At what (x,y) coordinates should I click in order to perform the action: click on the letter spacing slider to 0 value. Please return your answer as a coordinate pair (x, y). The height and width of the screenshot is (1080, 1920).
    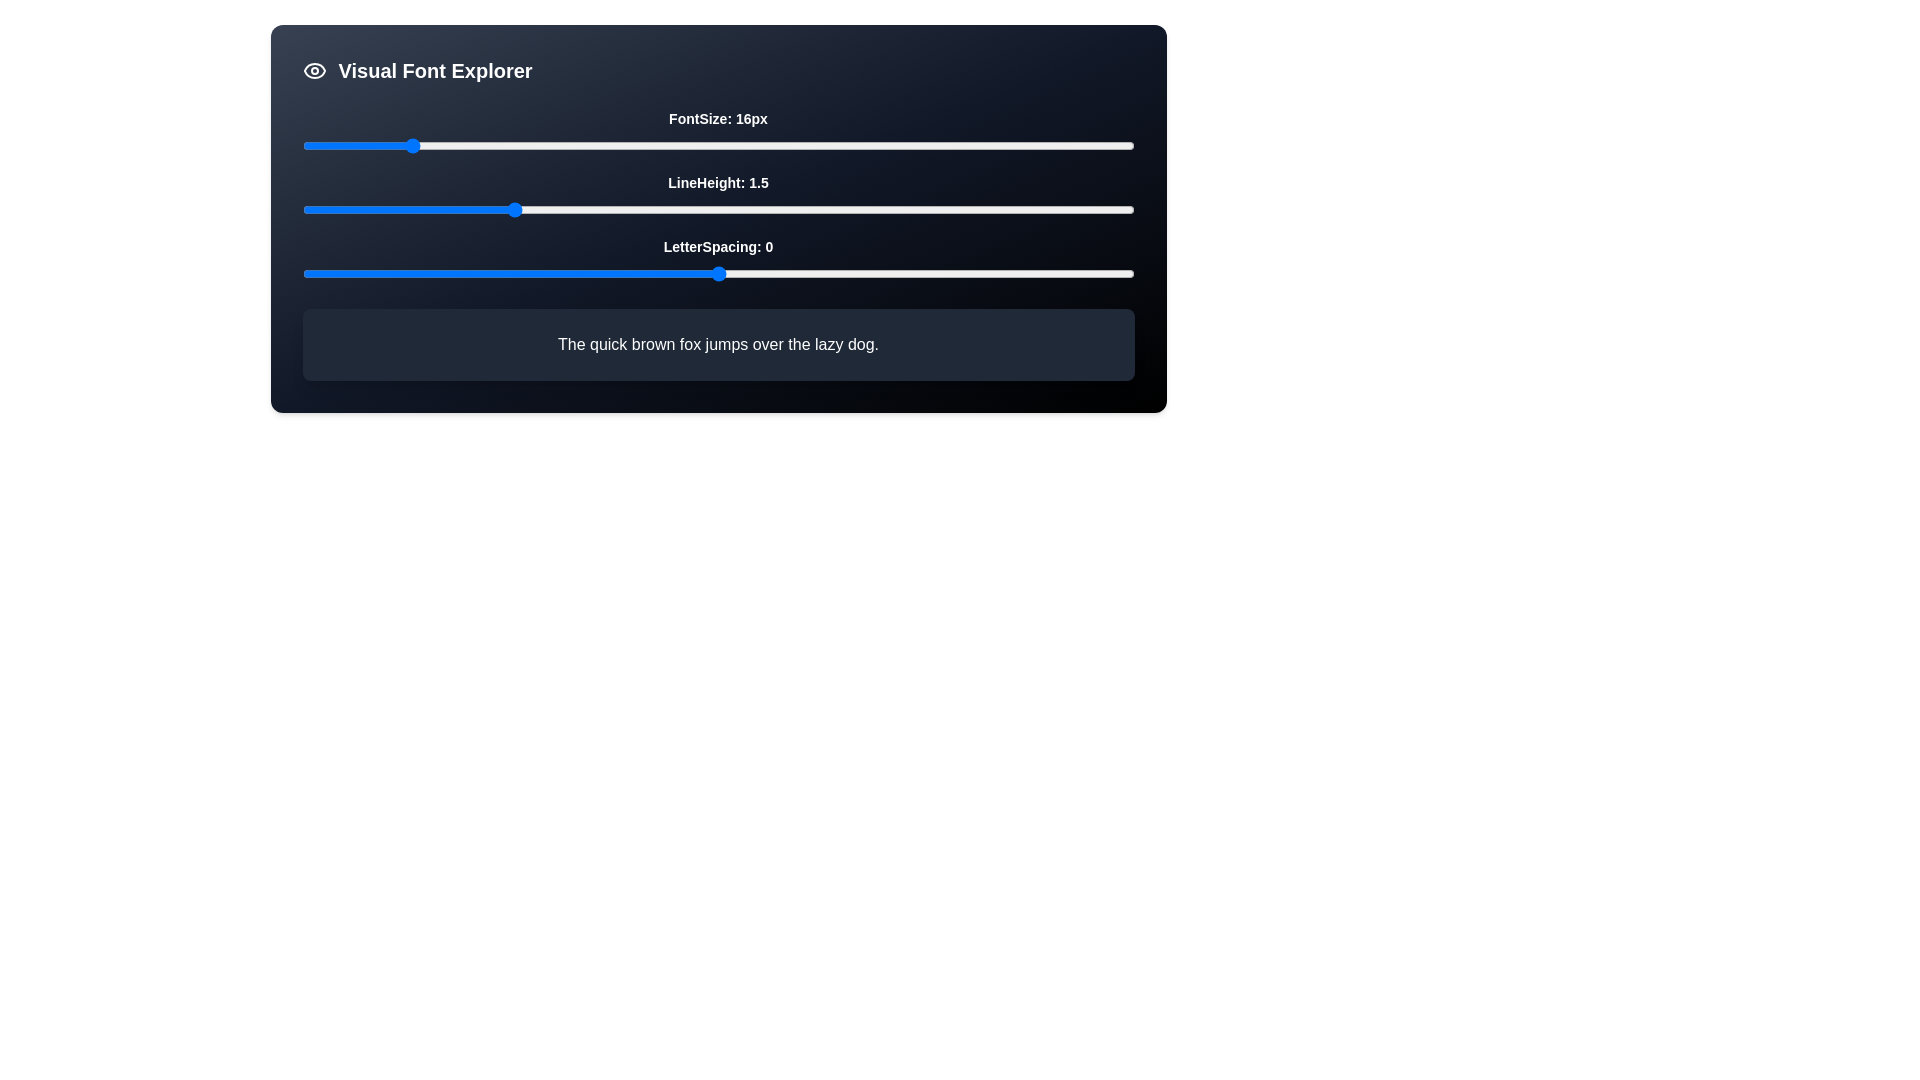
    Looking at the image, I should click on (718, 273).